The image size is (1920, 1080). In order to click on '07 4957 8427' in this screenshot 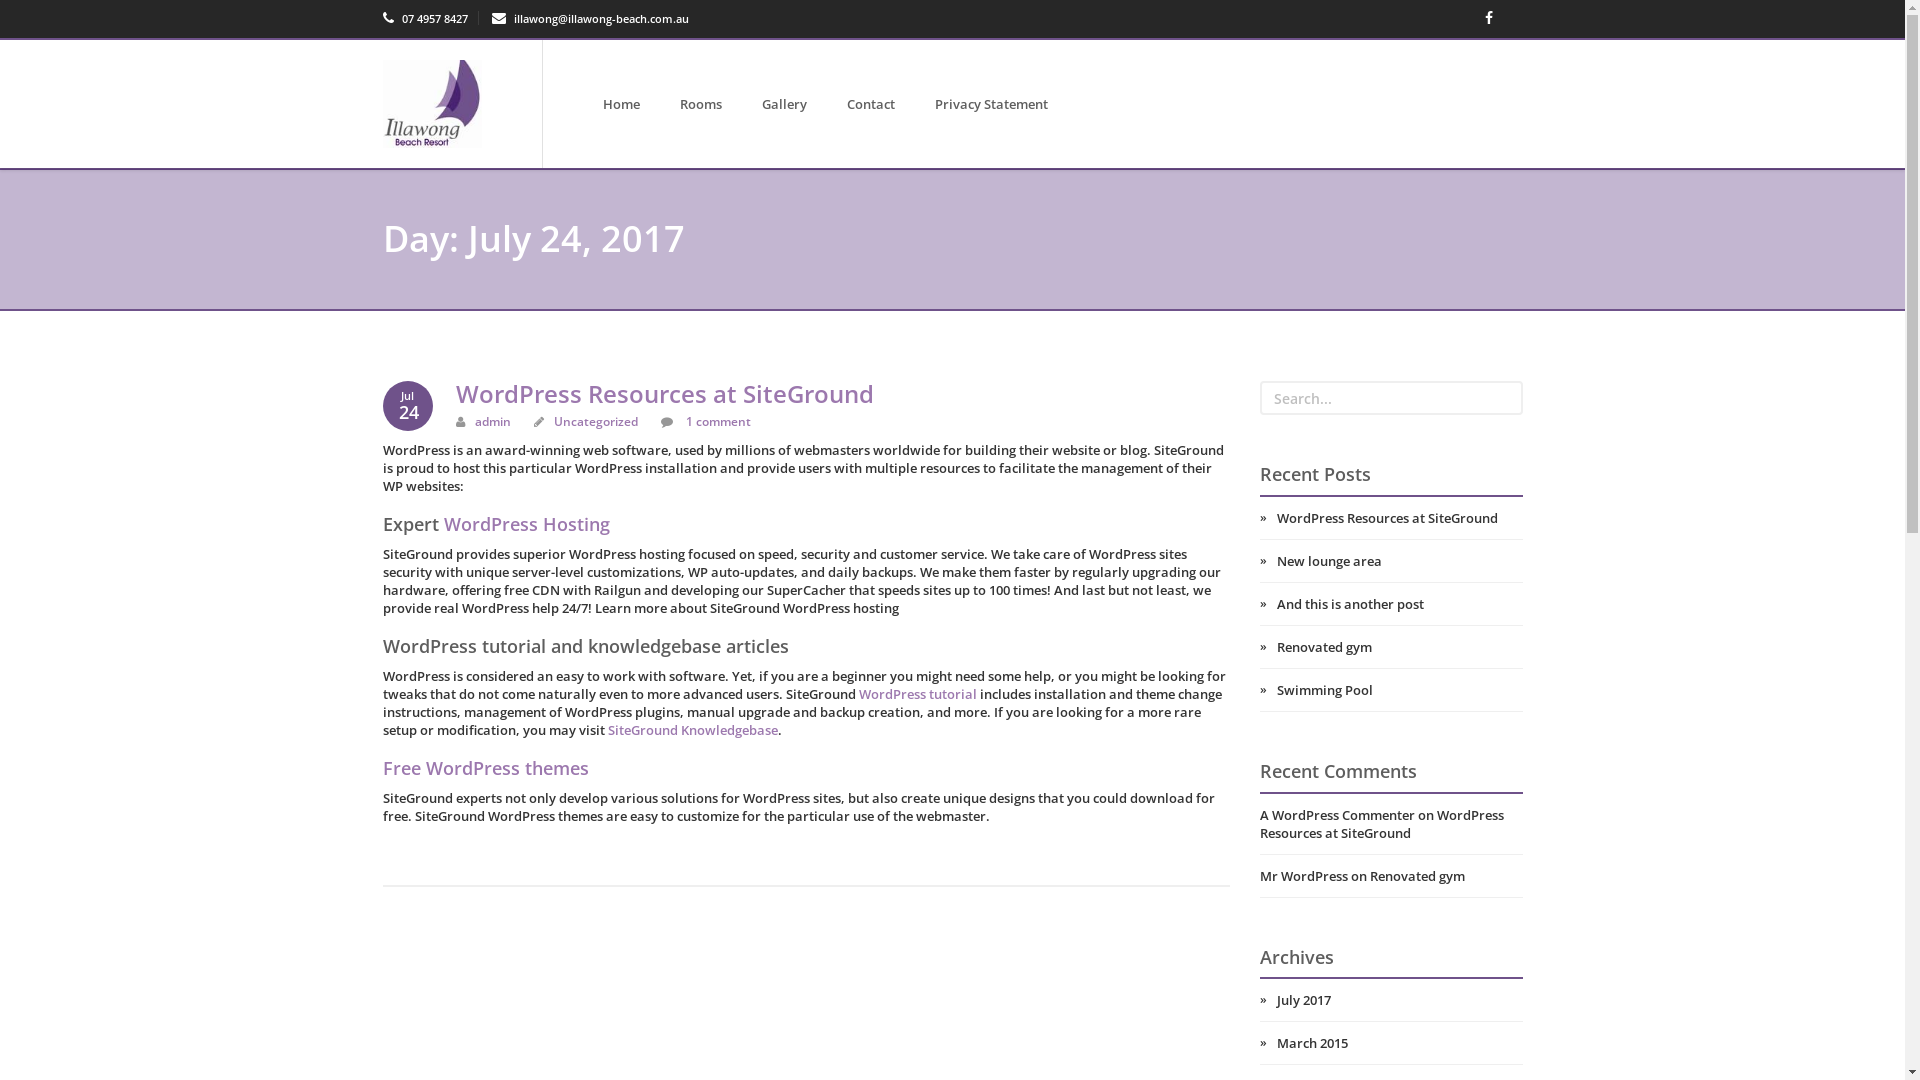, I will do `click(423, 18)`.